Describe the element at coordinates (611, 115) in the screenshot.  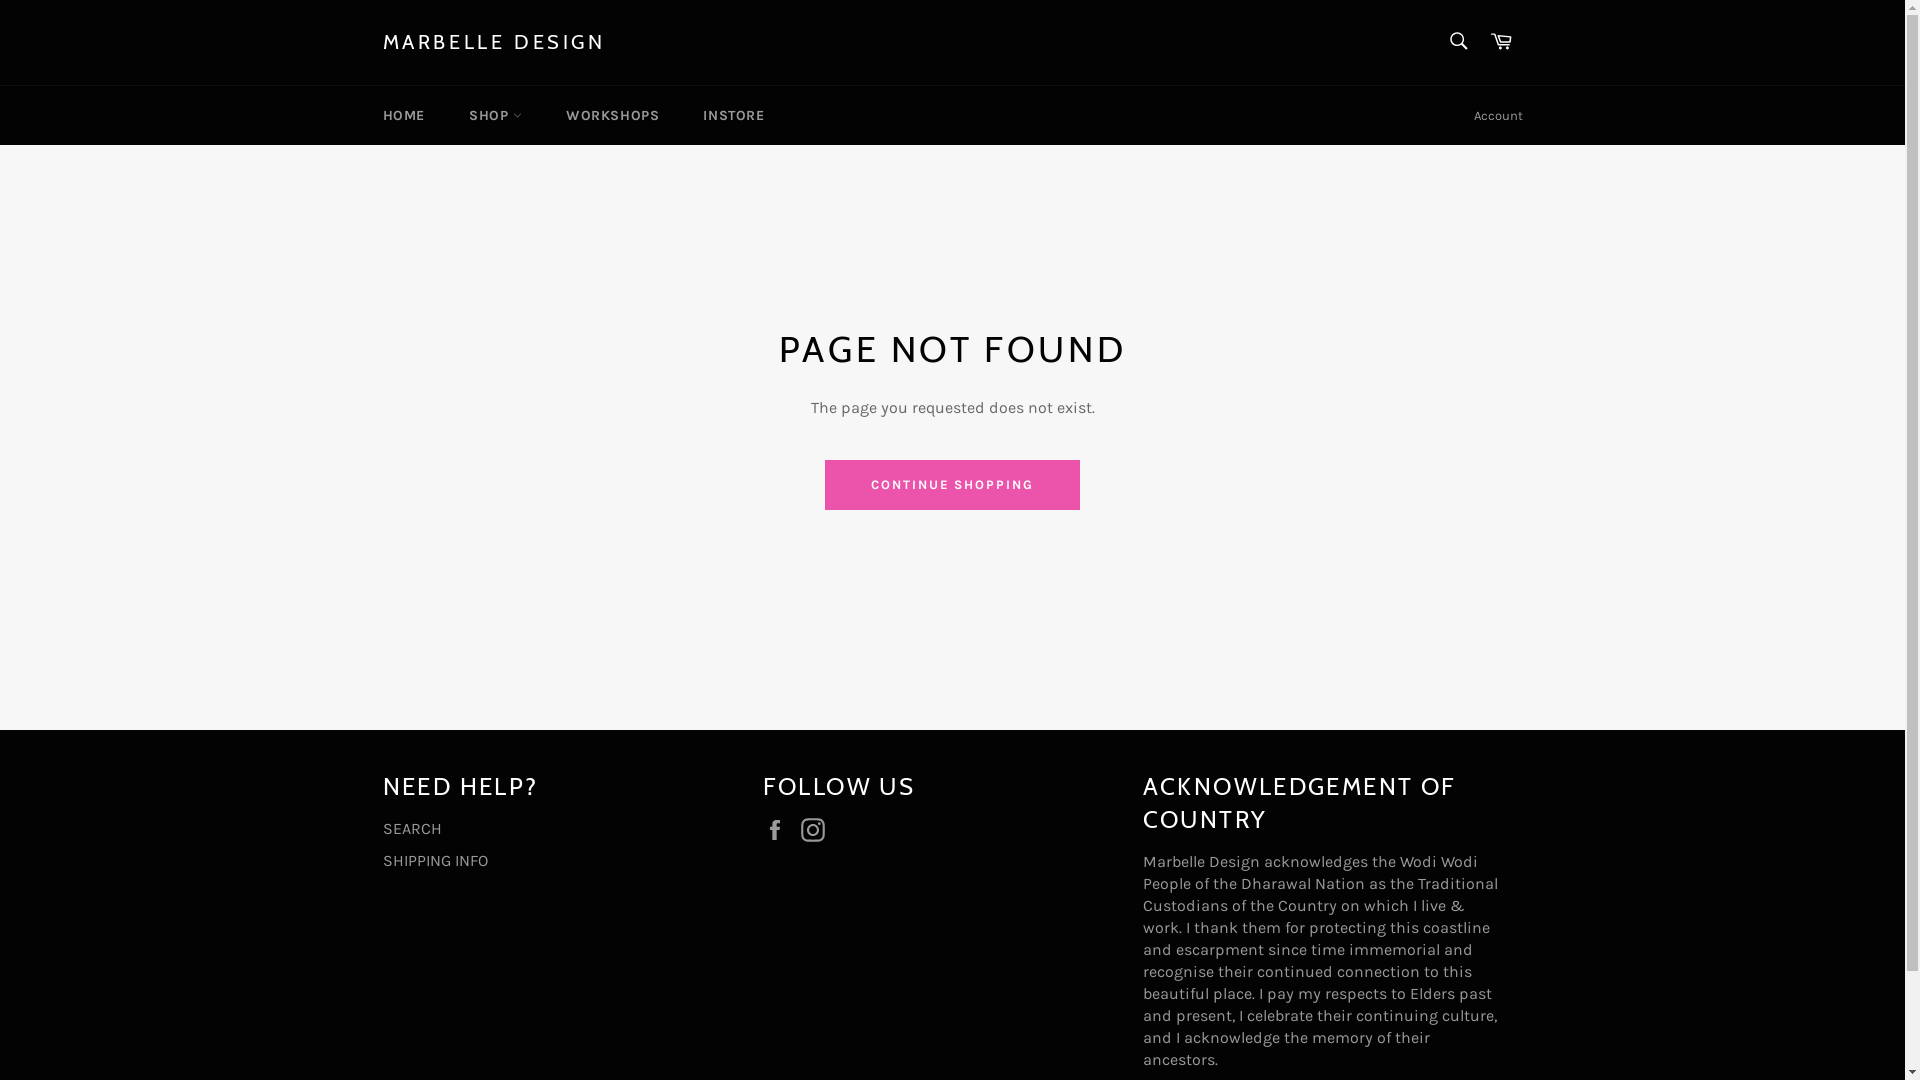
I see `'WORKSHOPS'` at that location.